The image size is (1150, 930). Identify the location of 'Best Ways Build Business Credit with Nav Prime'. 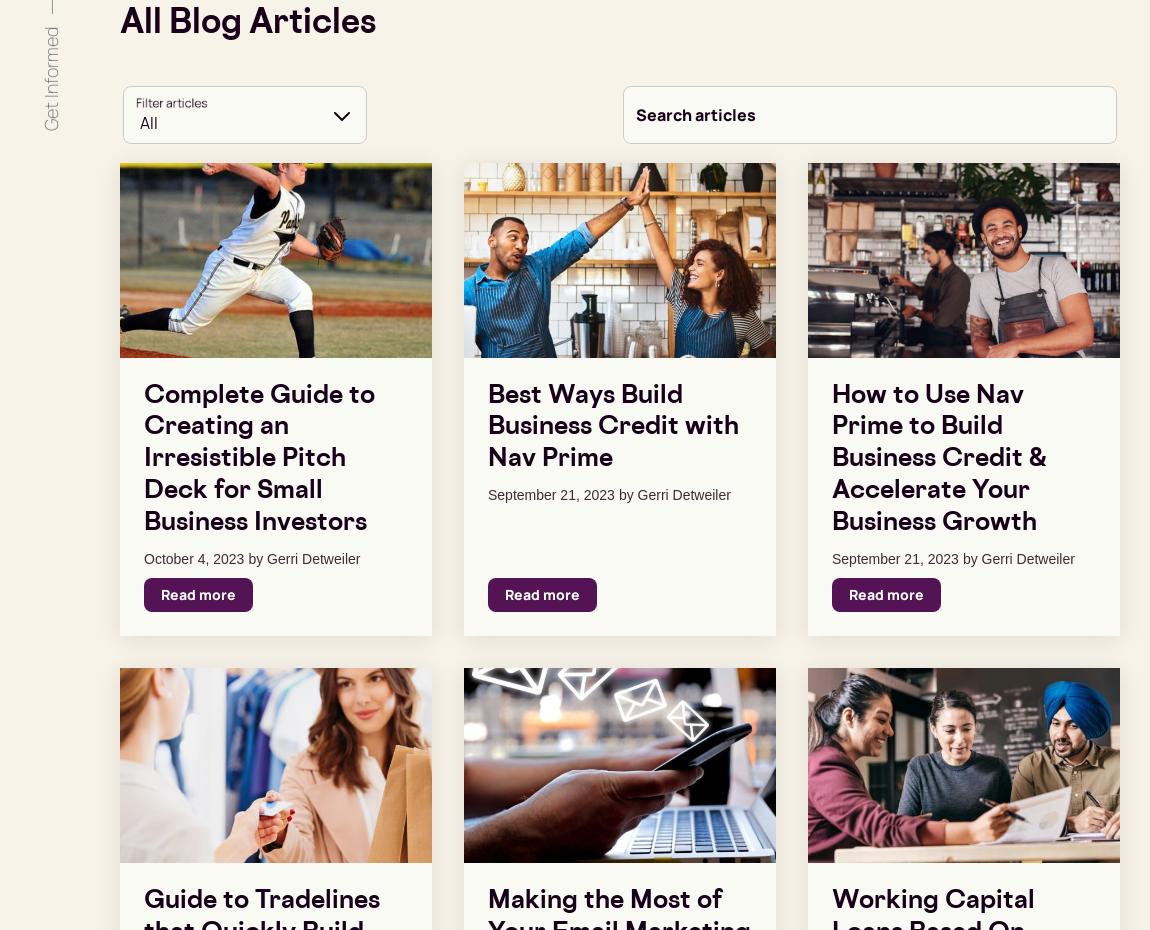
(612, 427).